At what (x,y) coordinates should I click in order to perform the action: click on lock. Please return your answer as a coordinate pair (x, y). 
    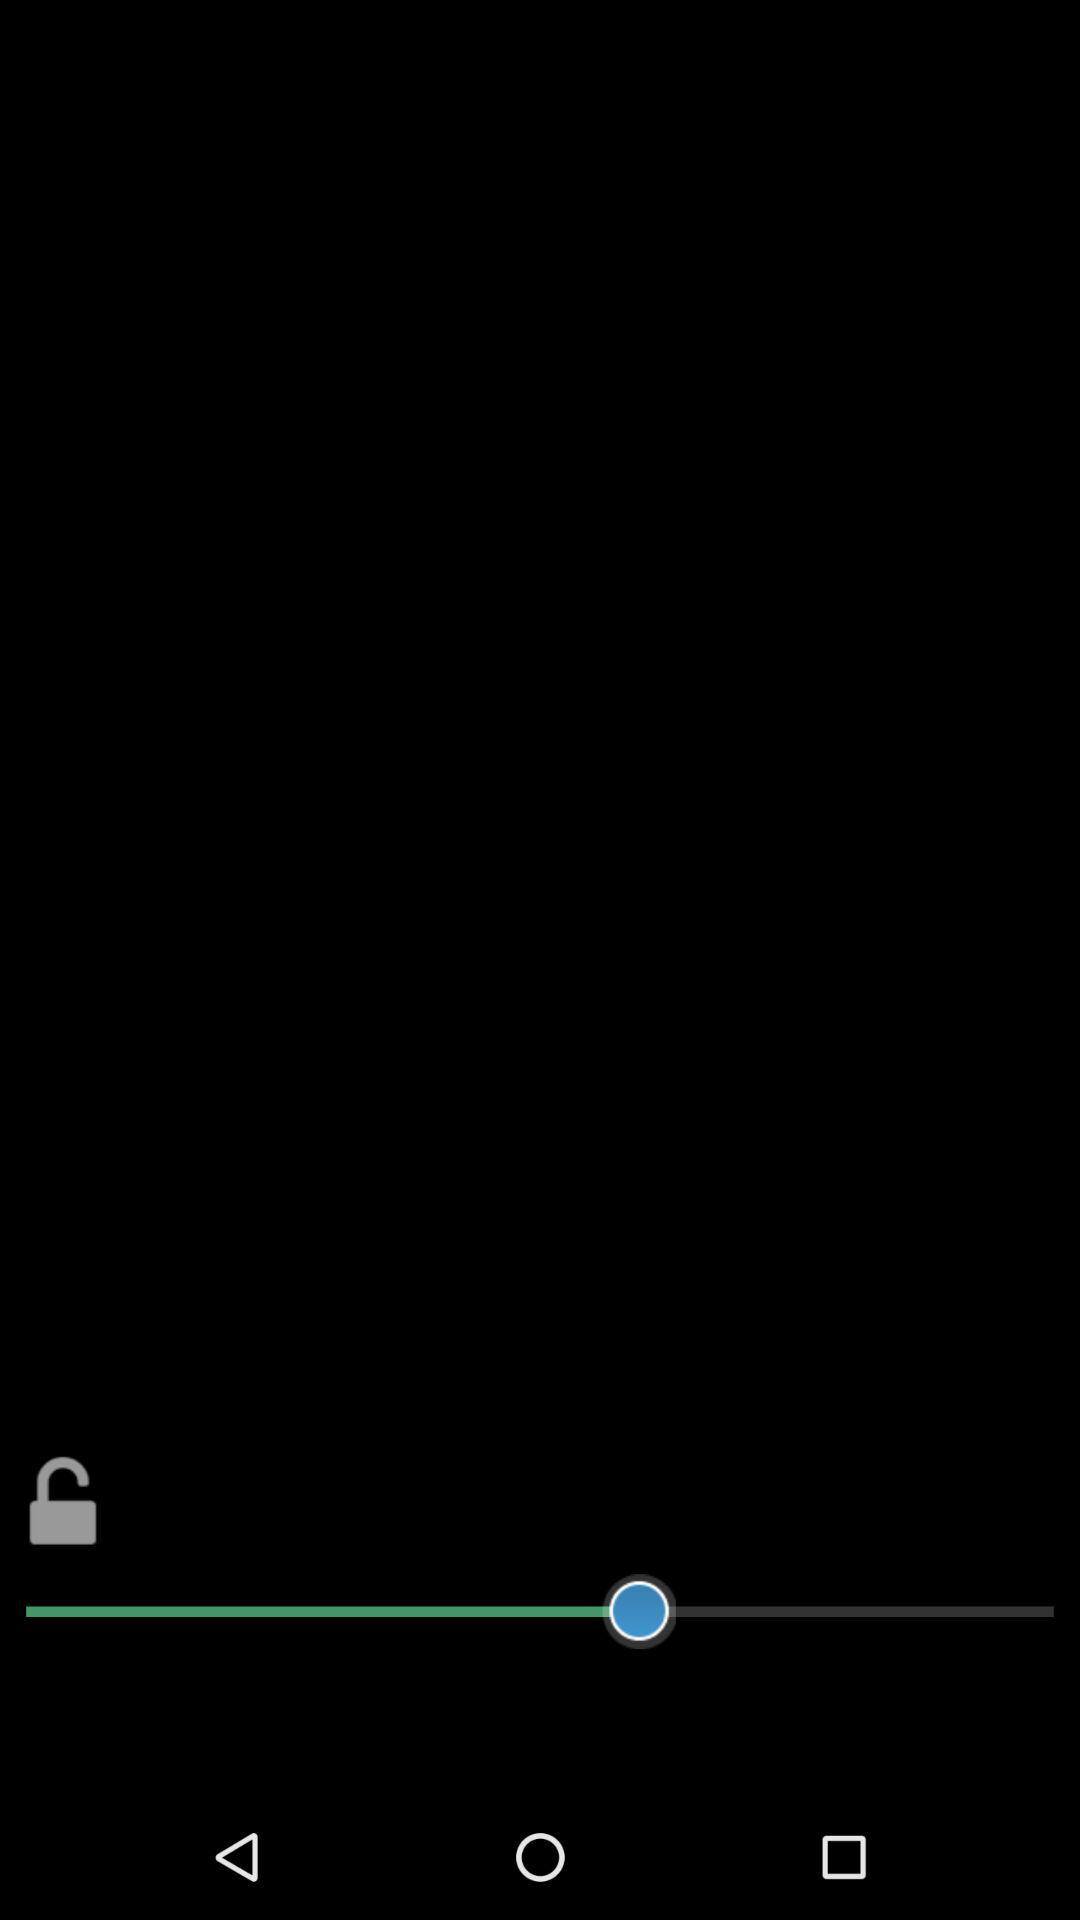
    Looking at the image, I should click on (62, 1500).